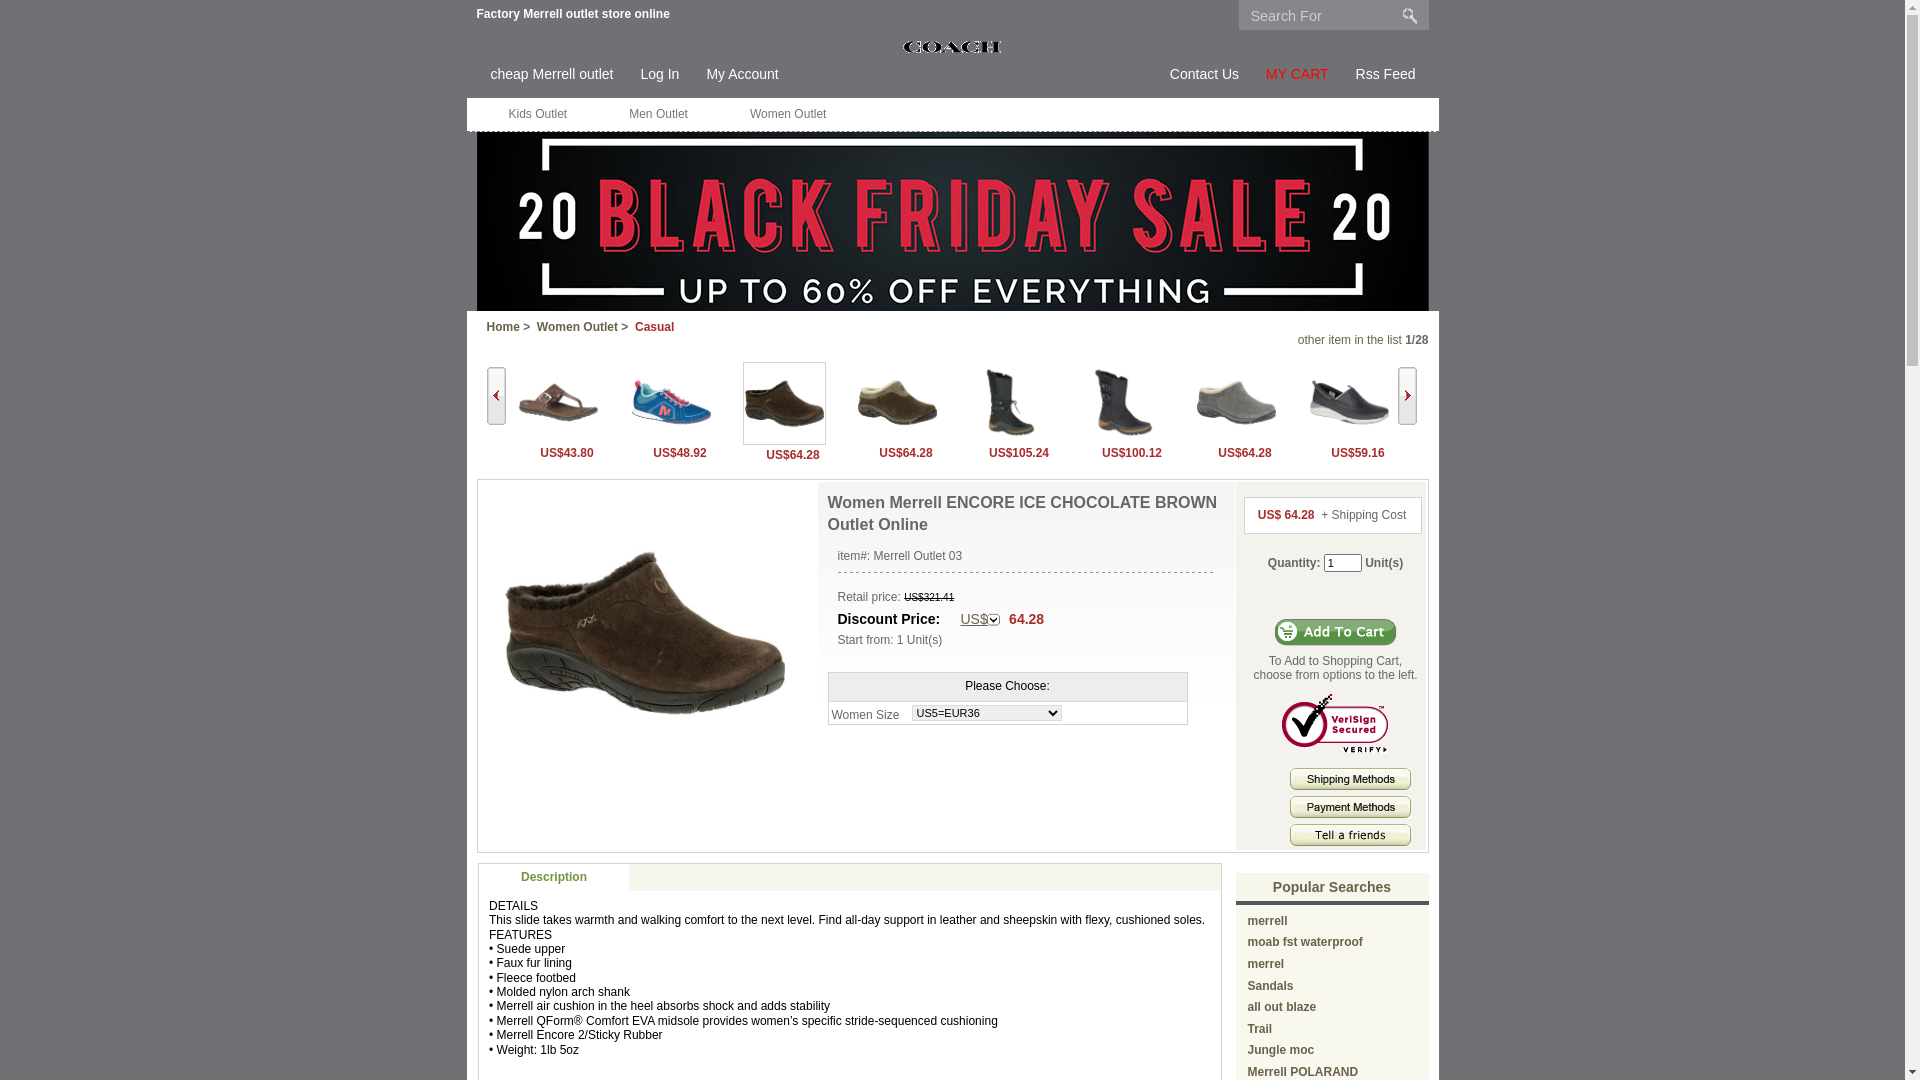 Image resolution: width=1920 pixels, height=1080 pixels. I want to click on 'Merrell POLARAND', so click(1247, 1071).